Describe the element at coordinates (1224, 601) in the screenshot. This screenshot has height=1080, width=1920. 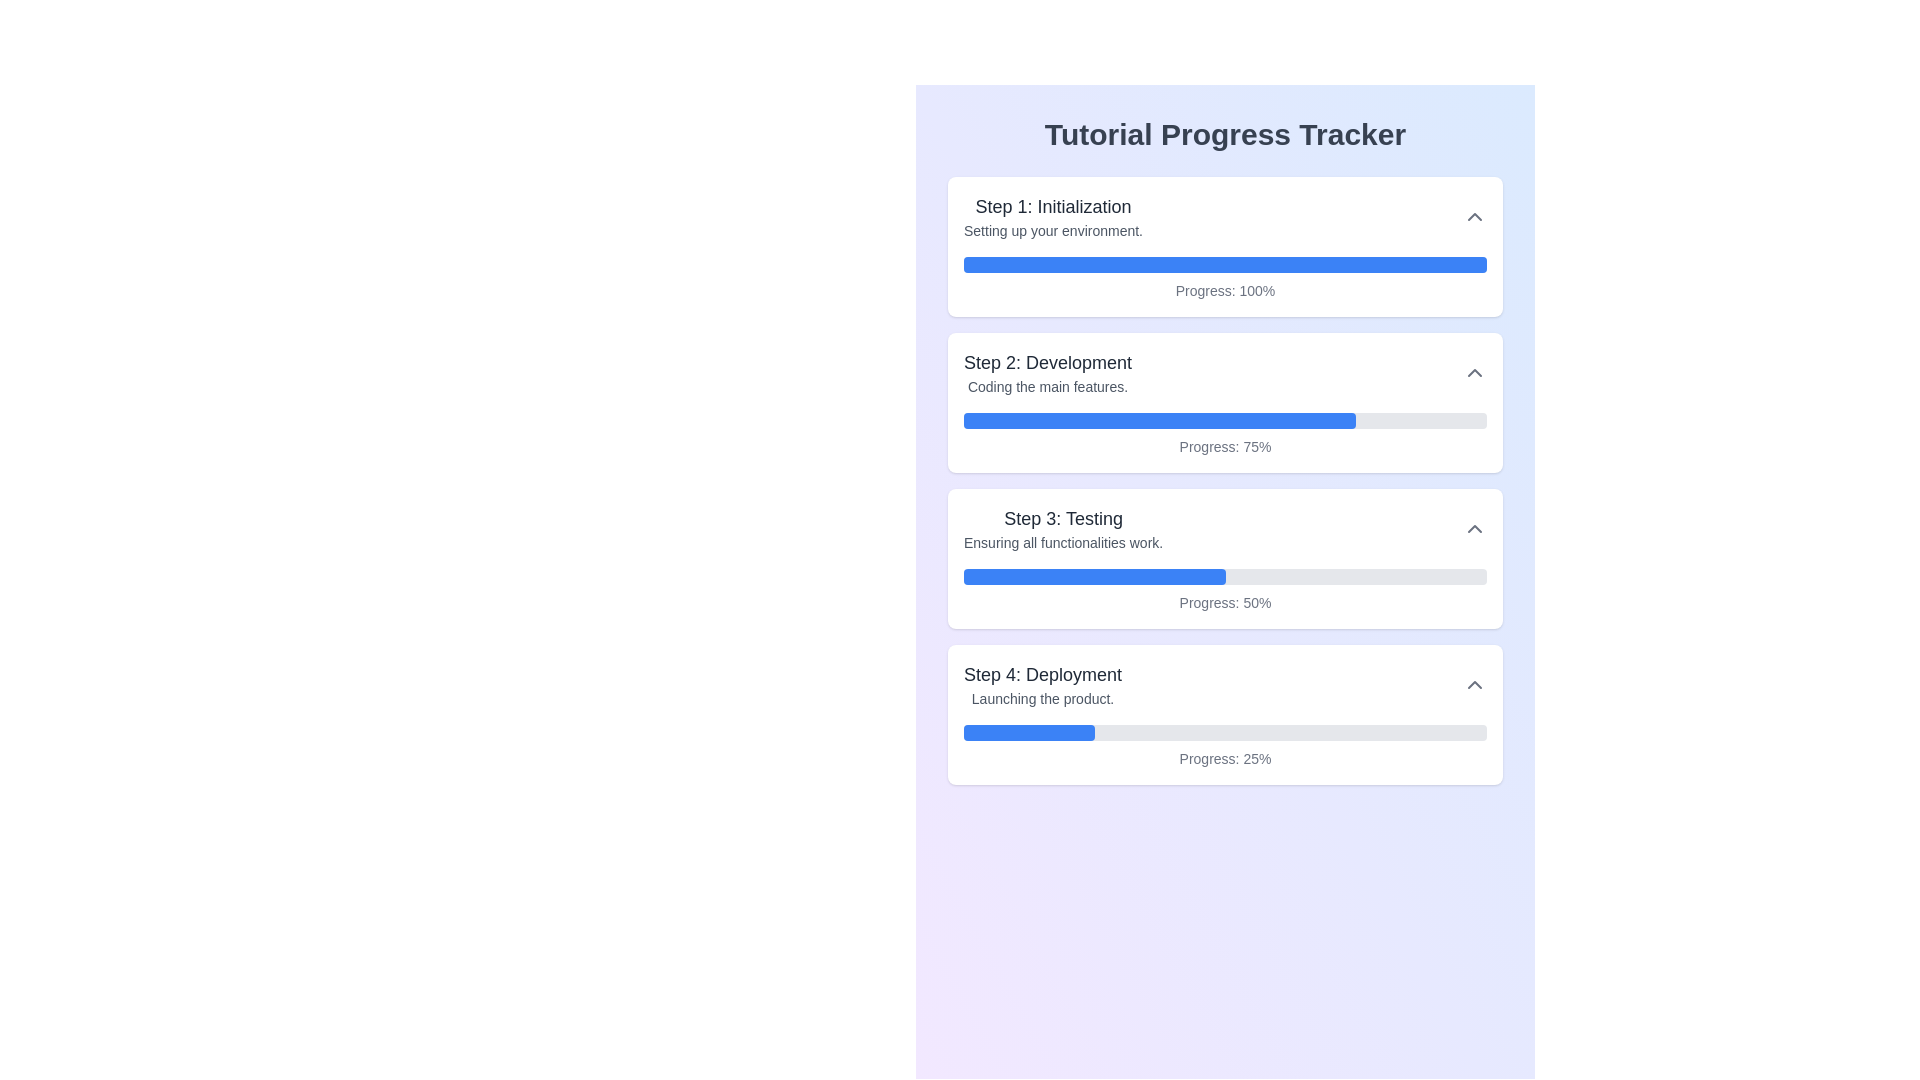
I see `the text label that displays the current progress percentage, located beneath the 50%-filled progress bar in the 'Step 3: Testing' section` at that location.